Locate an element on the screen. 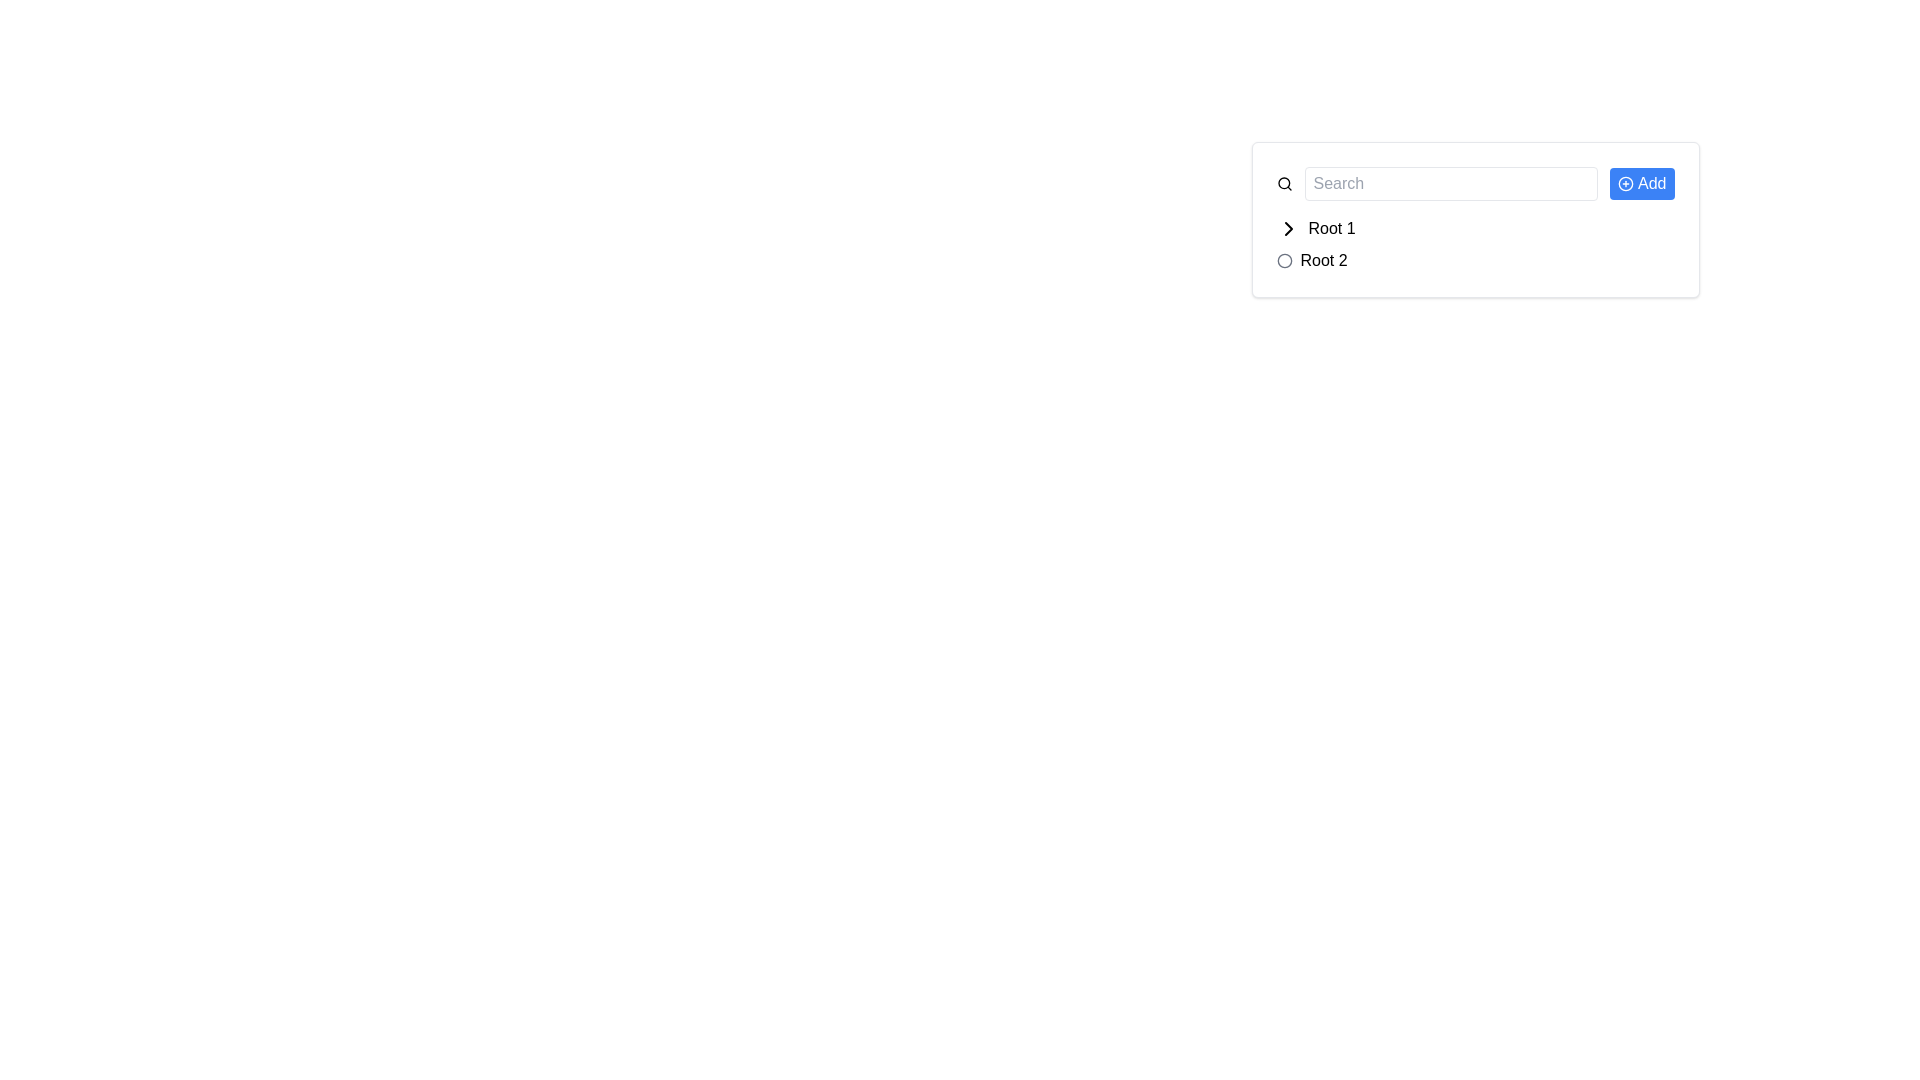 The width and height of the screenshot is (1920, 1080). the blue button at the top-right corner of the interactive panel that contains the text label representing the addition action is located at coordinates (1652, 184).